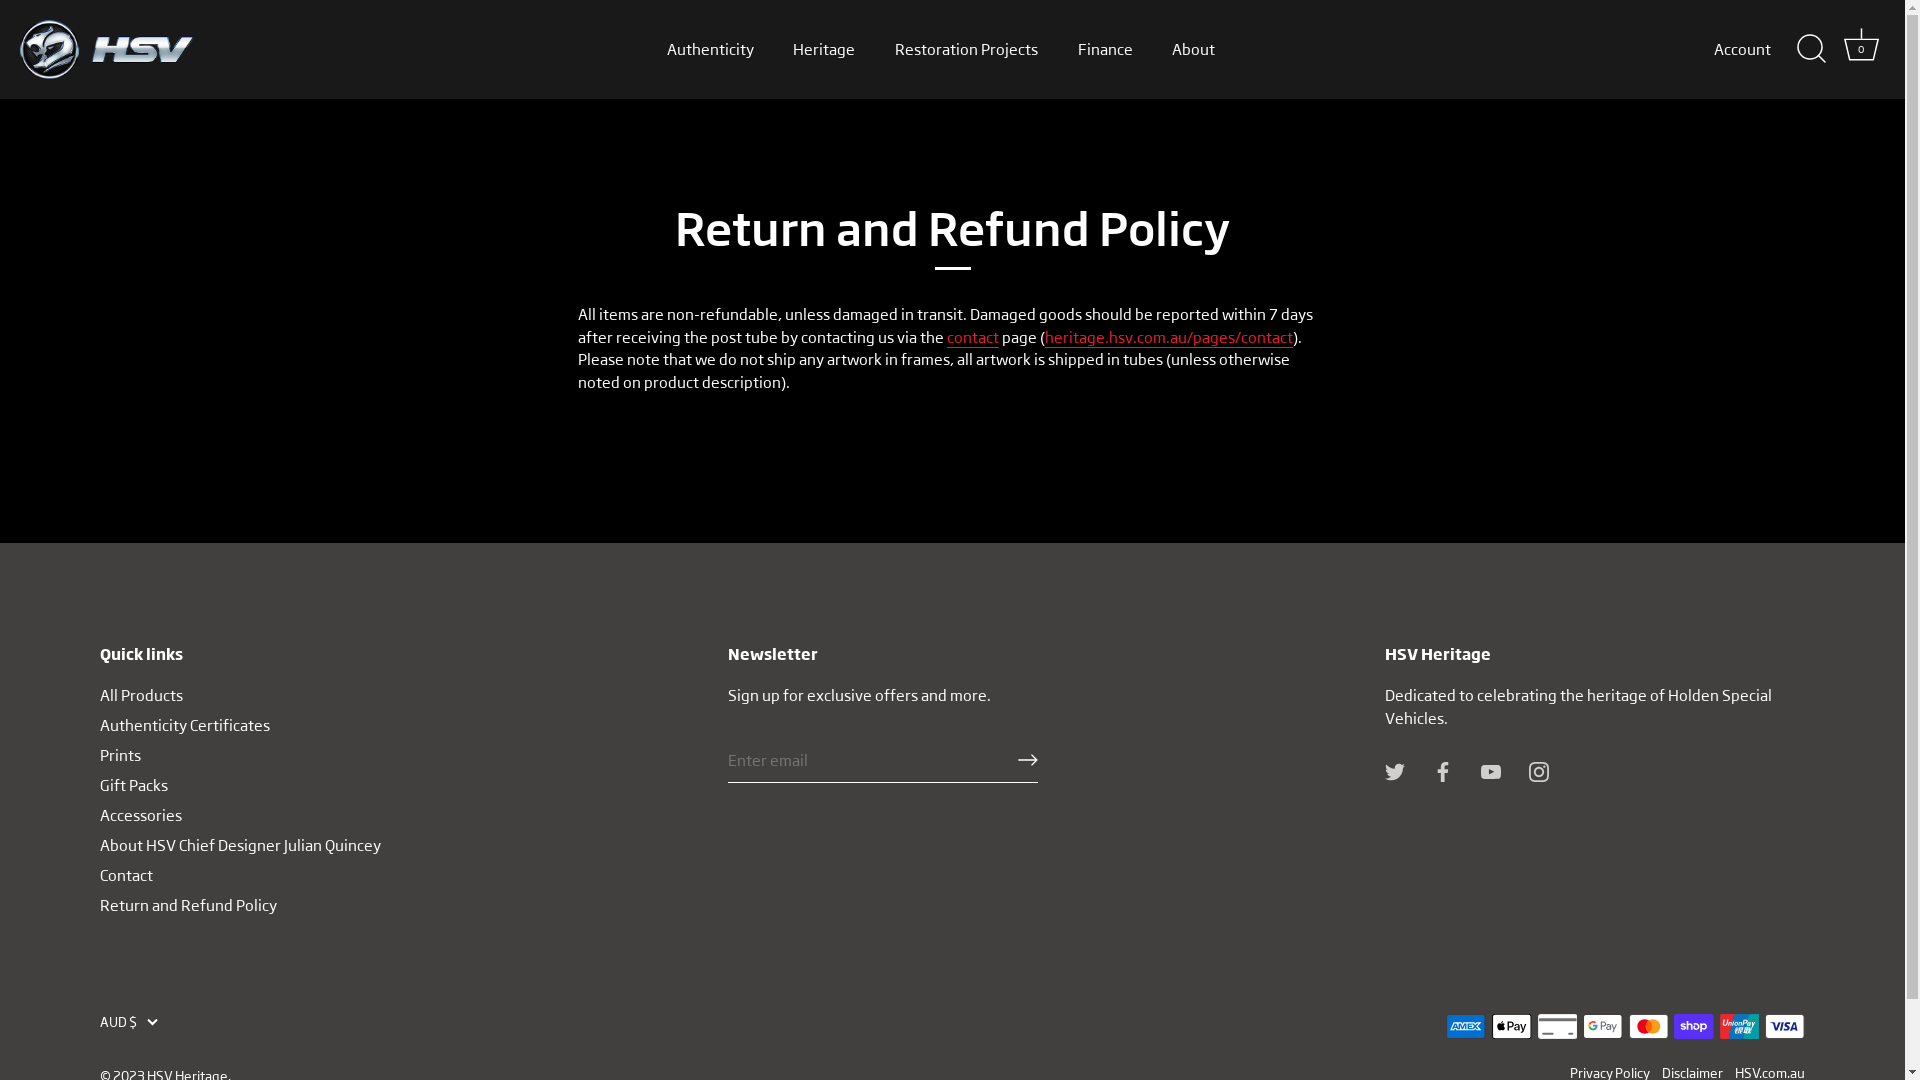 The width and height of the screenshot is (1920, 1080). What do you see at coordinates (1760, 48) in the screenshot?
I see `'Account'` at bounding box center [1760, 48].